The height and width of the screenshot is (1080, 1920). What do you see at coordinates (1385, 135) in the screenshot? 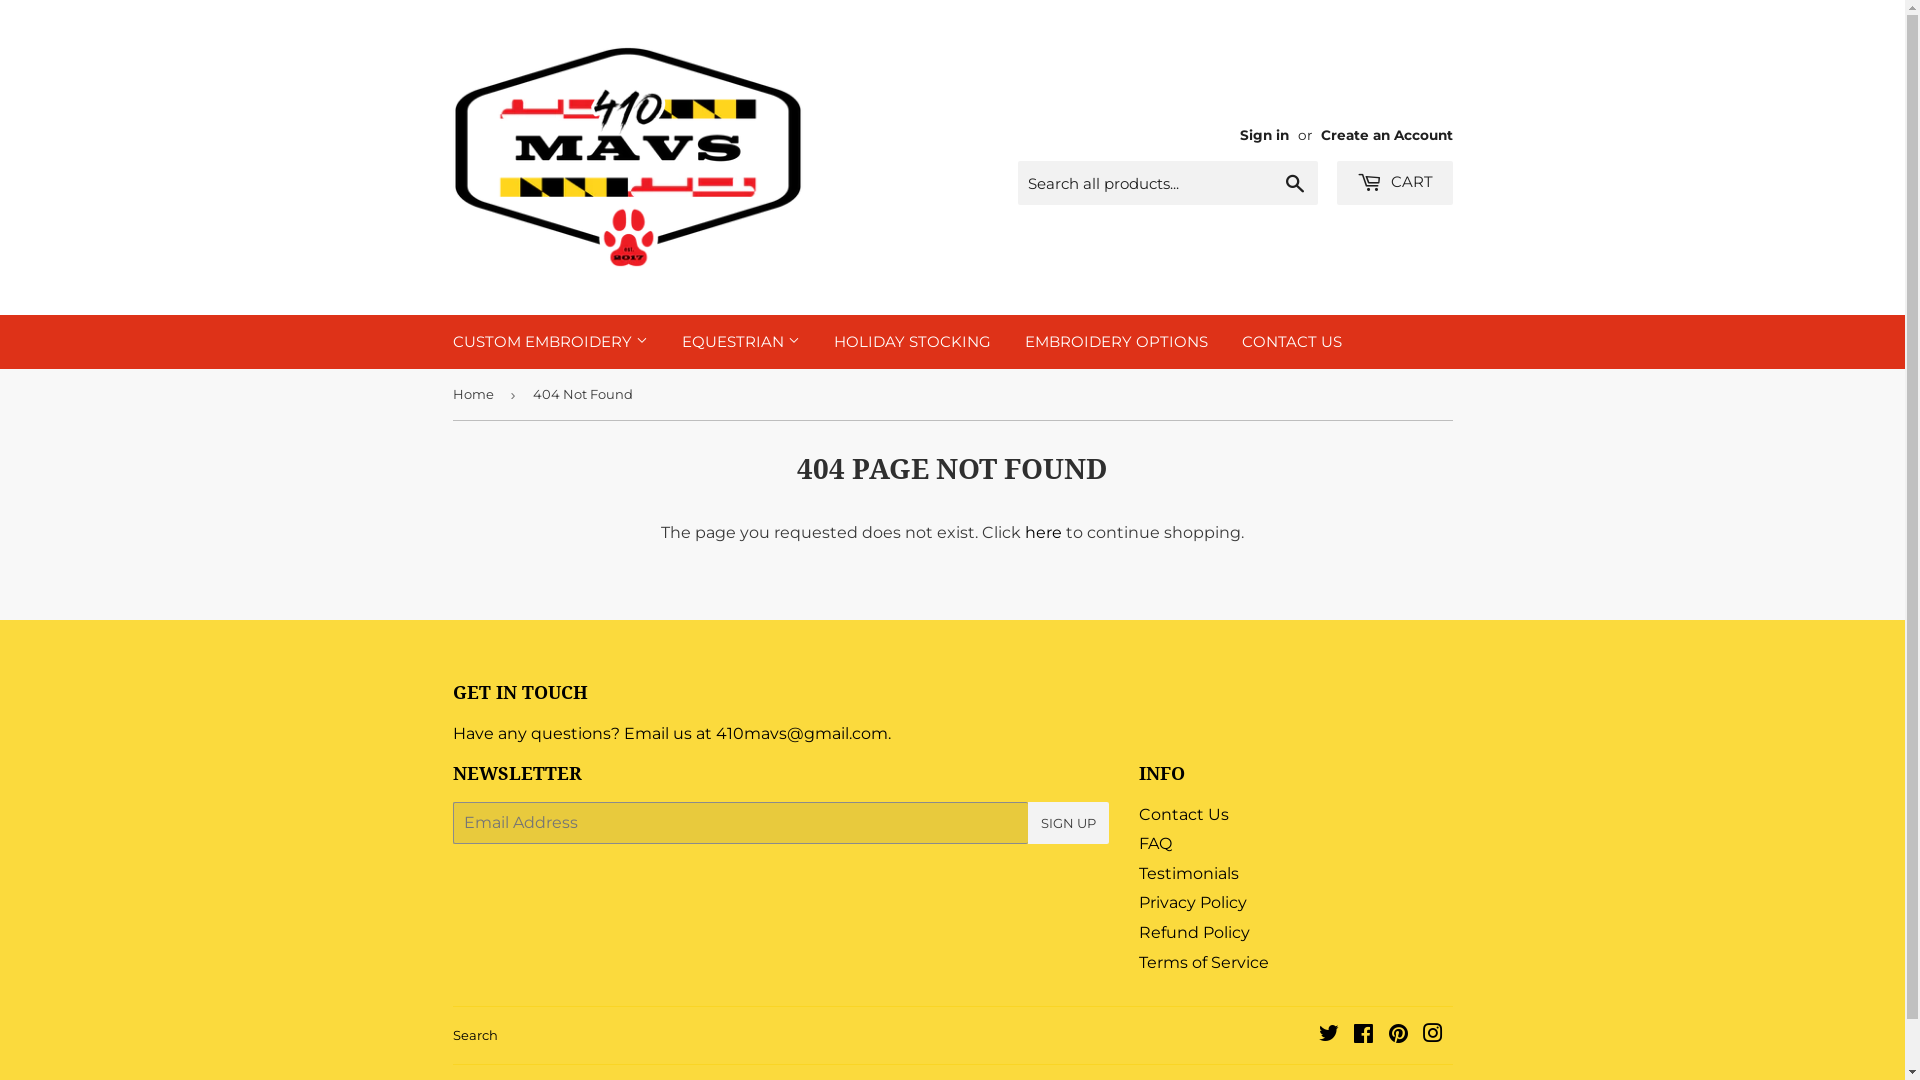
I see `'Create an Account'` at bounding box center [1385, 135].